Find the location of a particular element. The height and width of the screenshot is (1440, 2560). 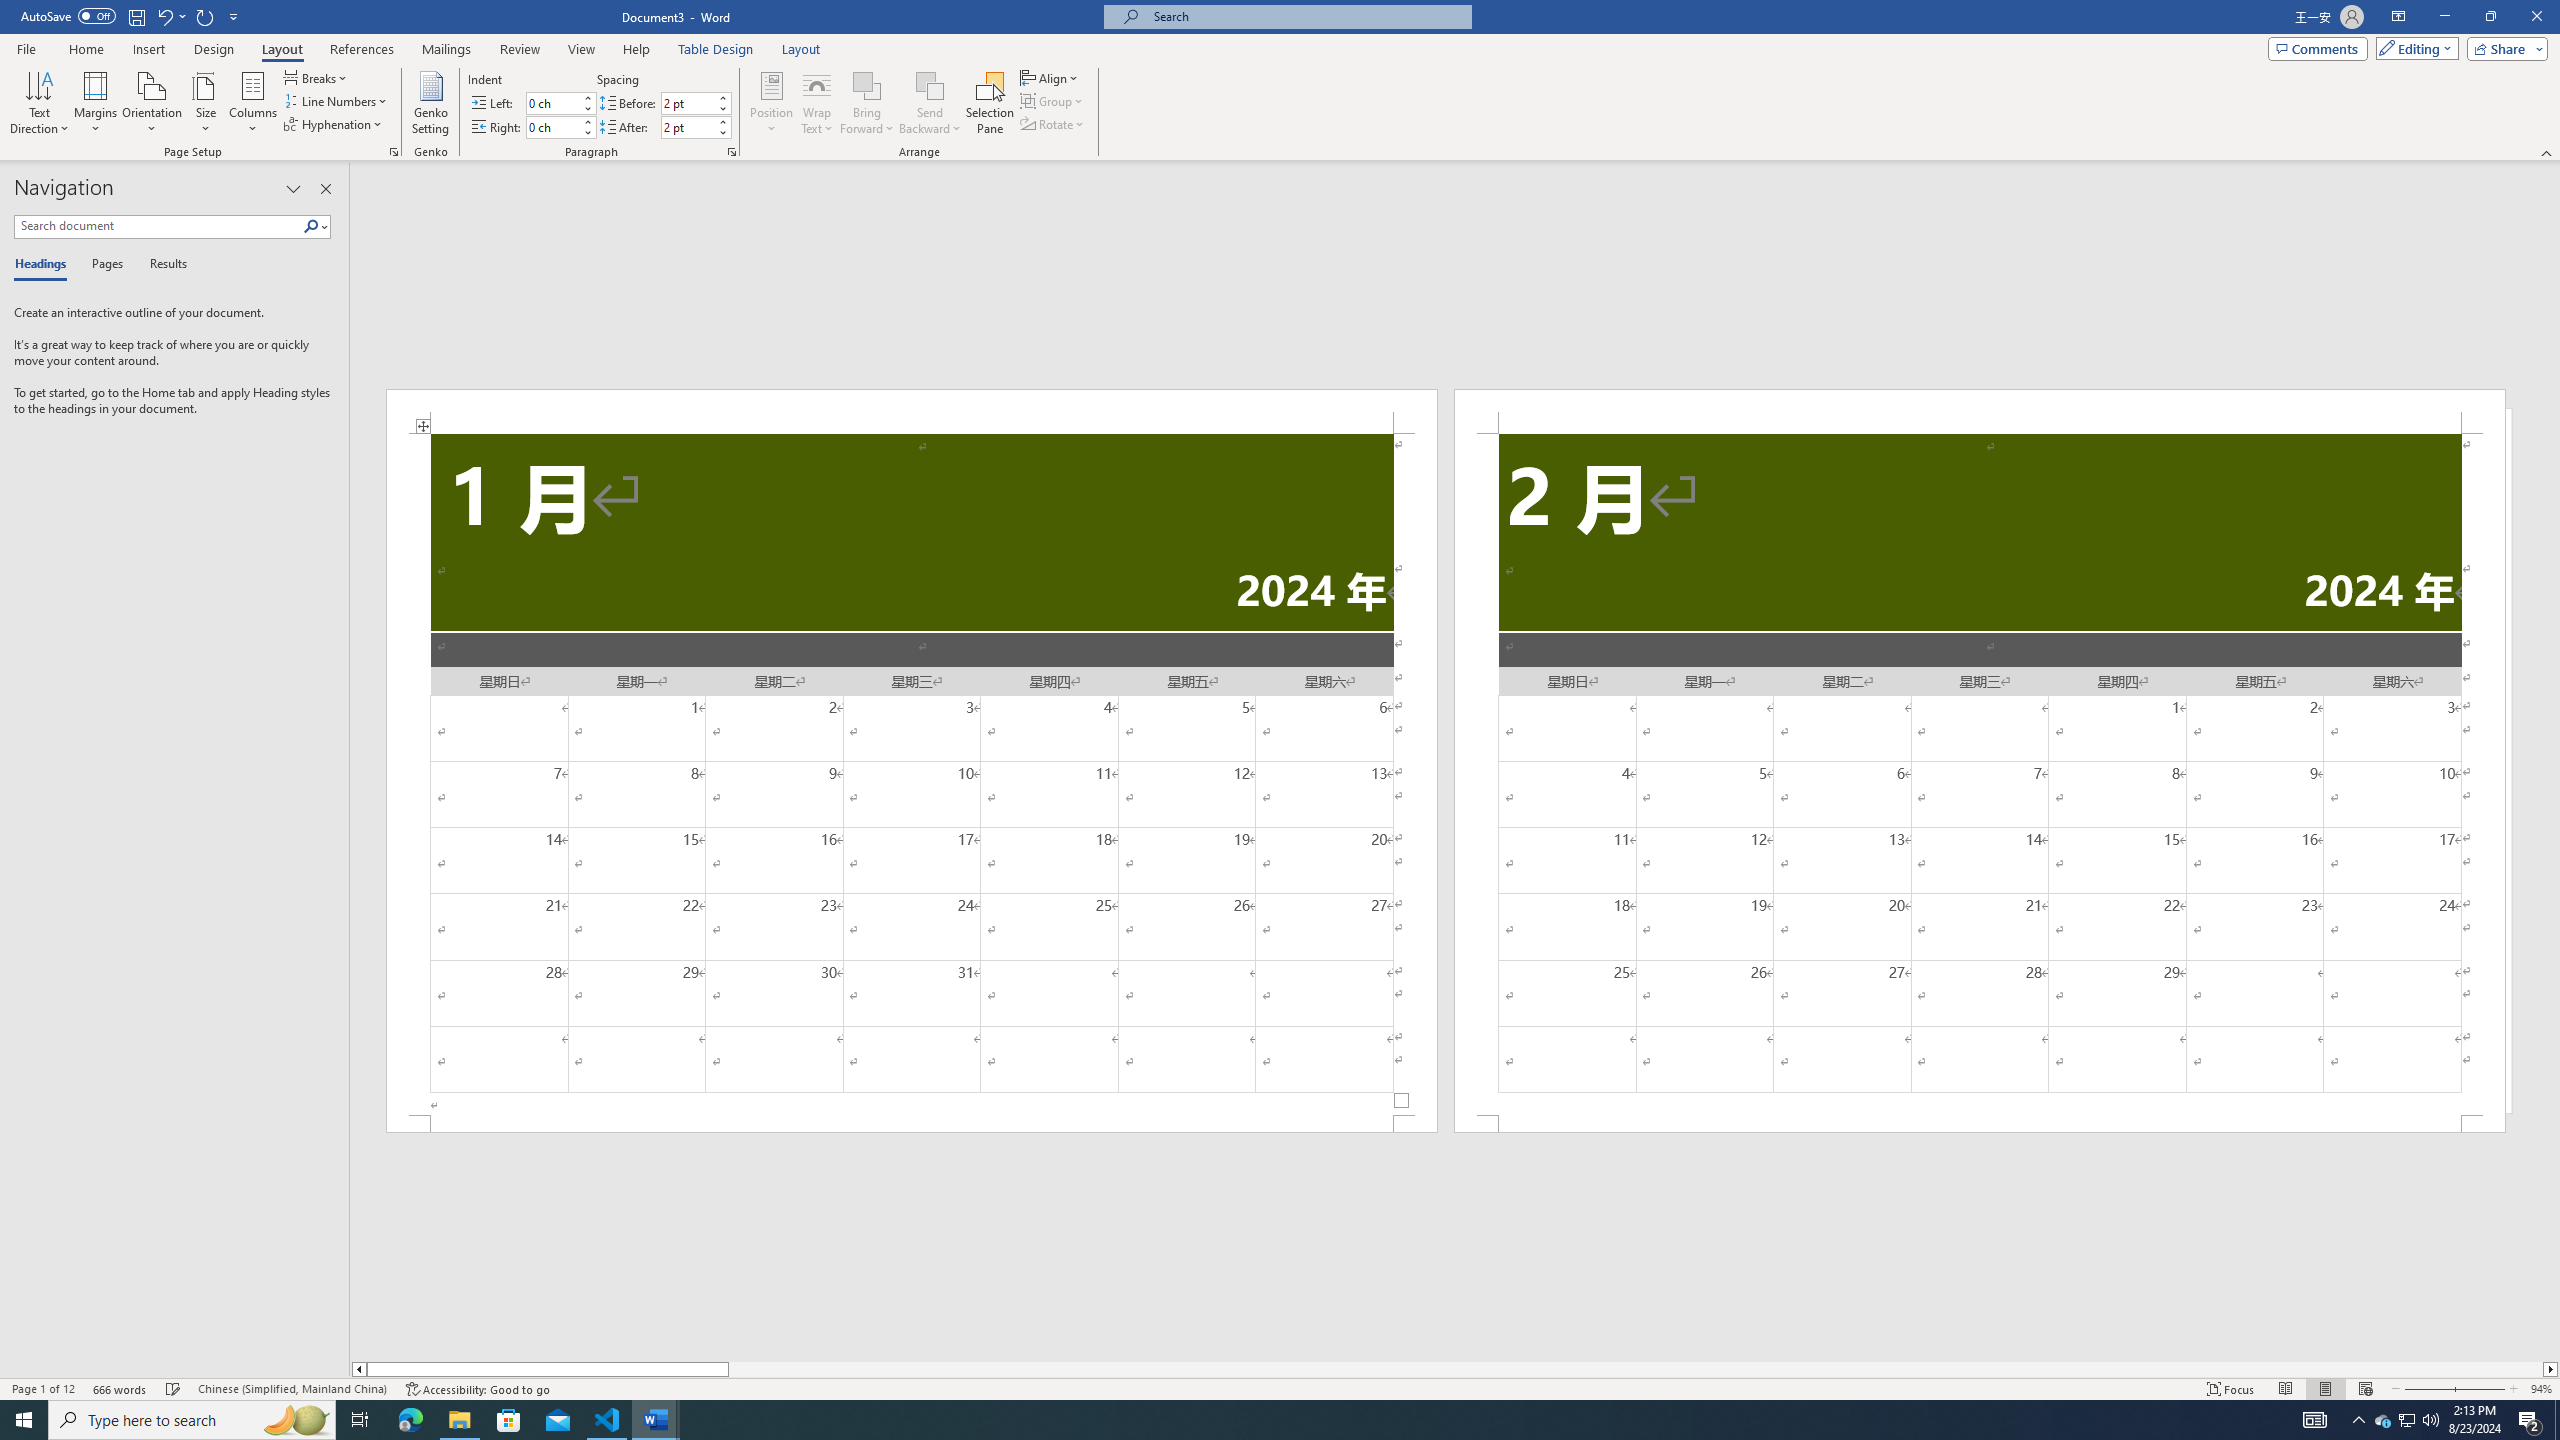

'Orientation' is located at coordinates (151, 103).